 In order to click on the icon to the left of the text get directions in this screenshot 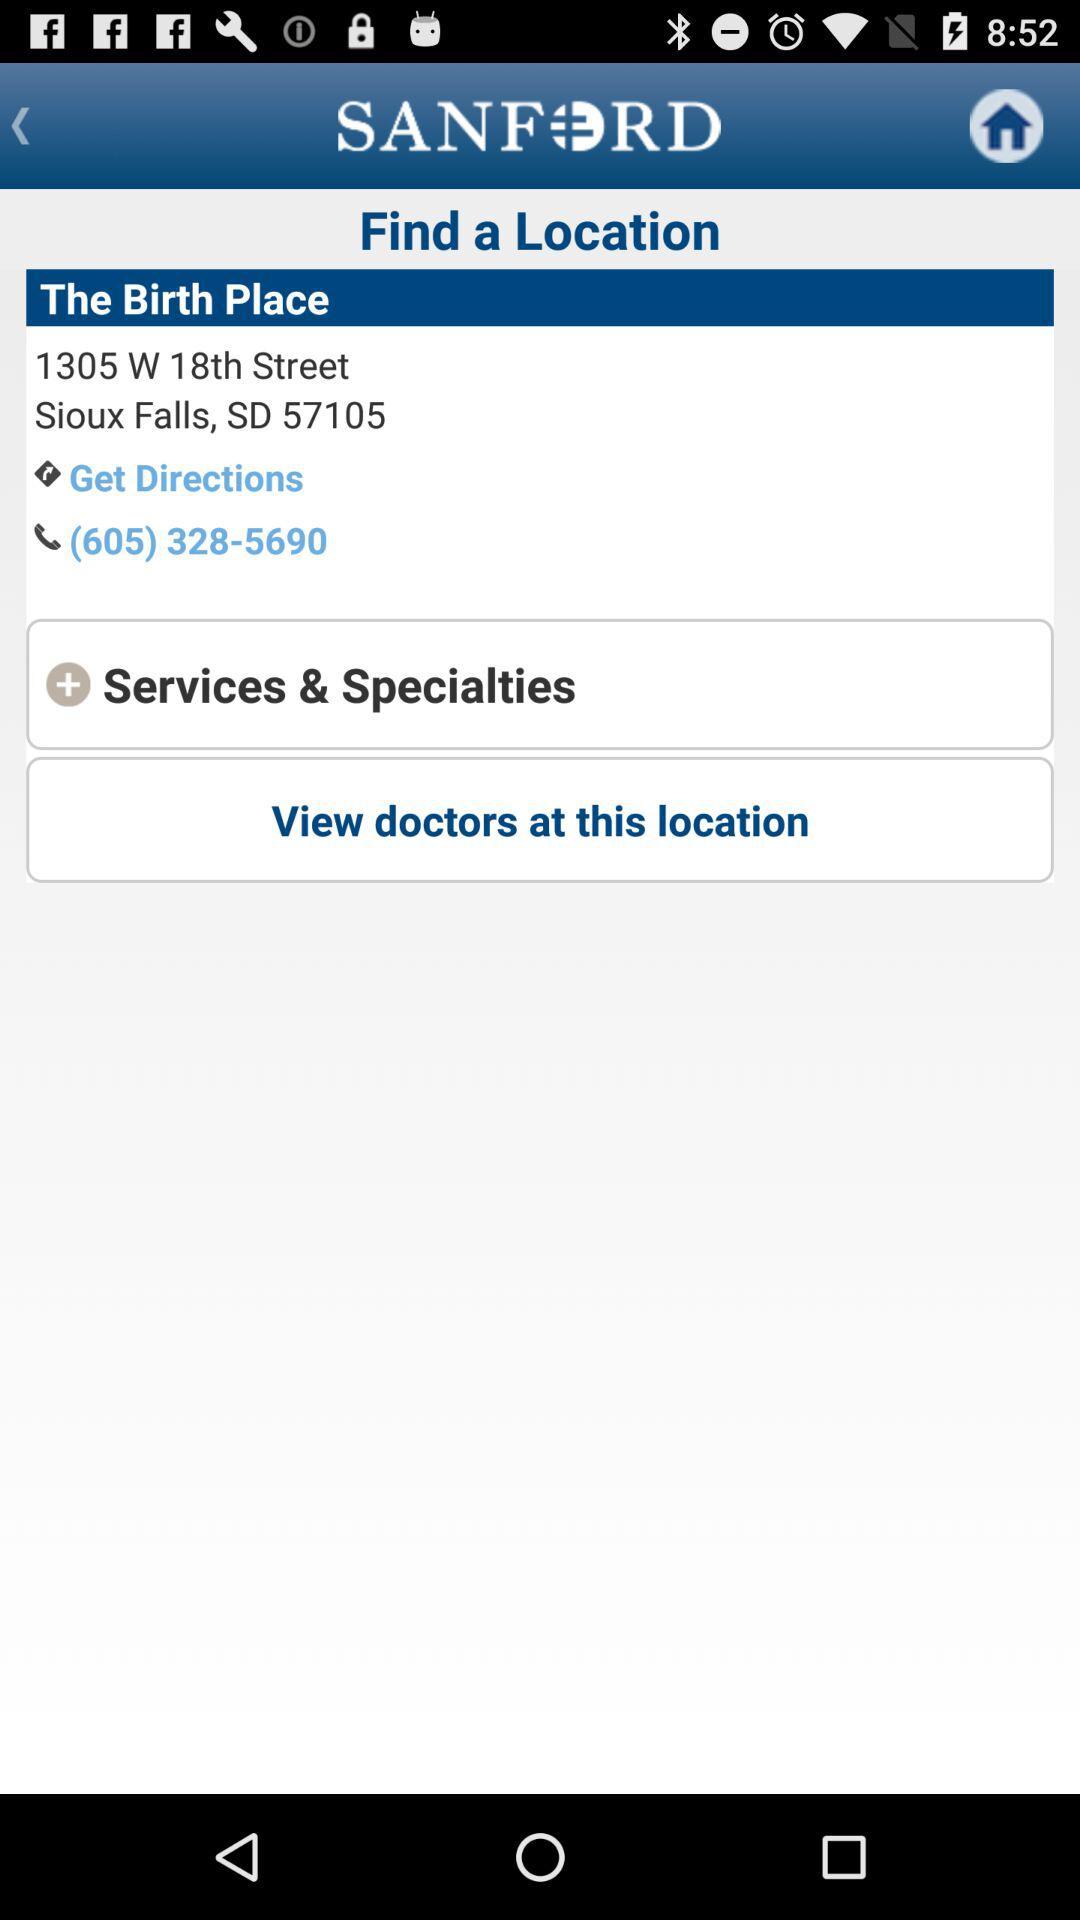, I will do `click(46, 473)`.